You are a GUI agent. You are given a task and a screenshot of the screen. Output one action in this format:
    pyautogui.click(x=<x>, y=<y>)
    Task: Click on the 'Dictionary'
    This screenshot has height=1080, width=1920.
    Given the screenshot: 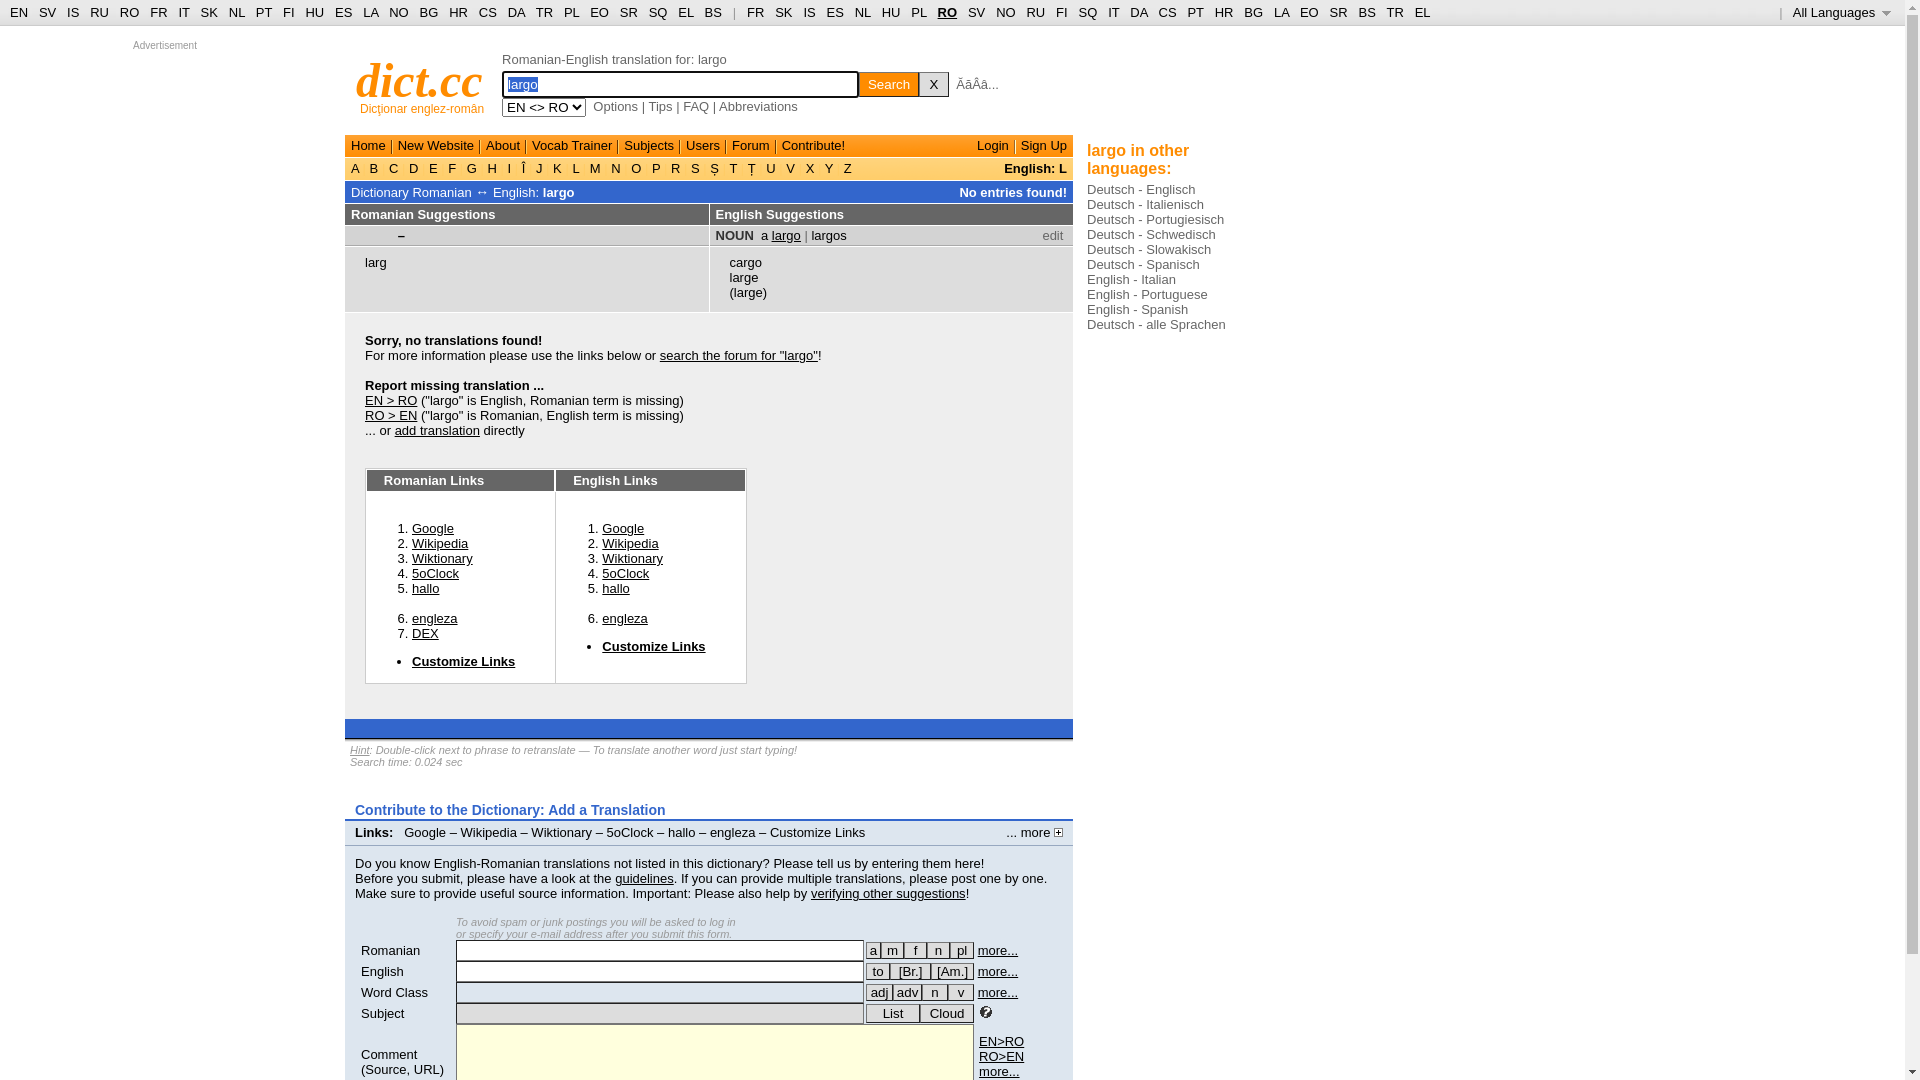 What is the action you would take?
    pyautogui.click(x=379, y=192)
    